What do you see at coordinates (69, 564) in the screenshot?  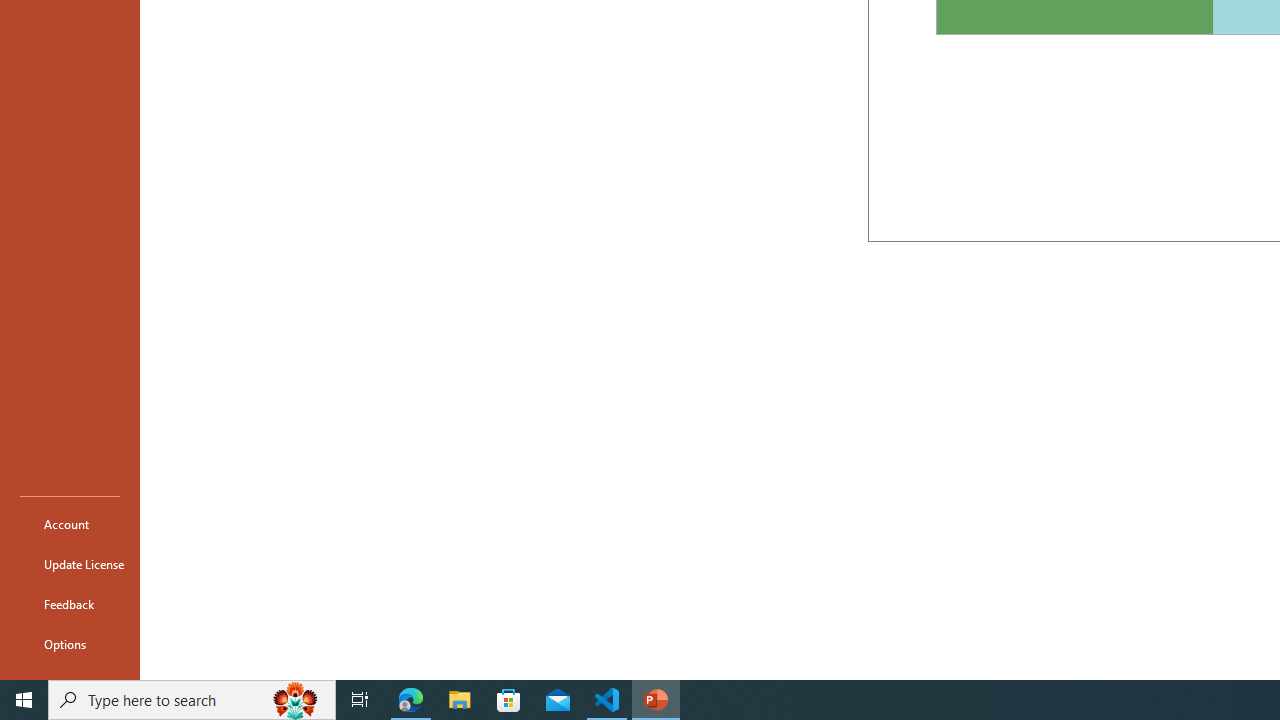 I see `'Update License'` at bounding box center [69, 564].